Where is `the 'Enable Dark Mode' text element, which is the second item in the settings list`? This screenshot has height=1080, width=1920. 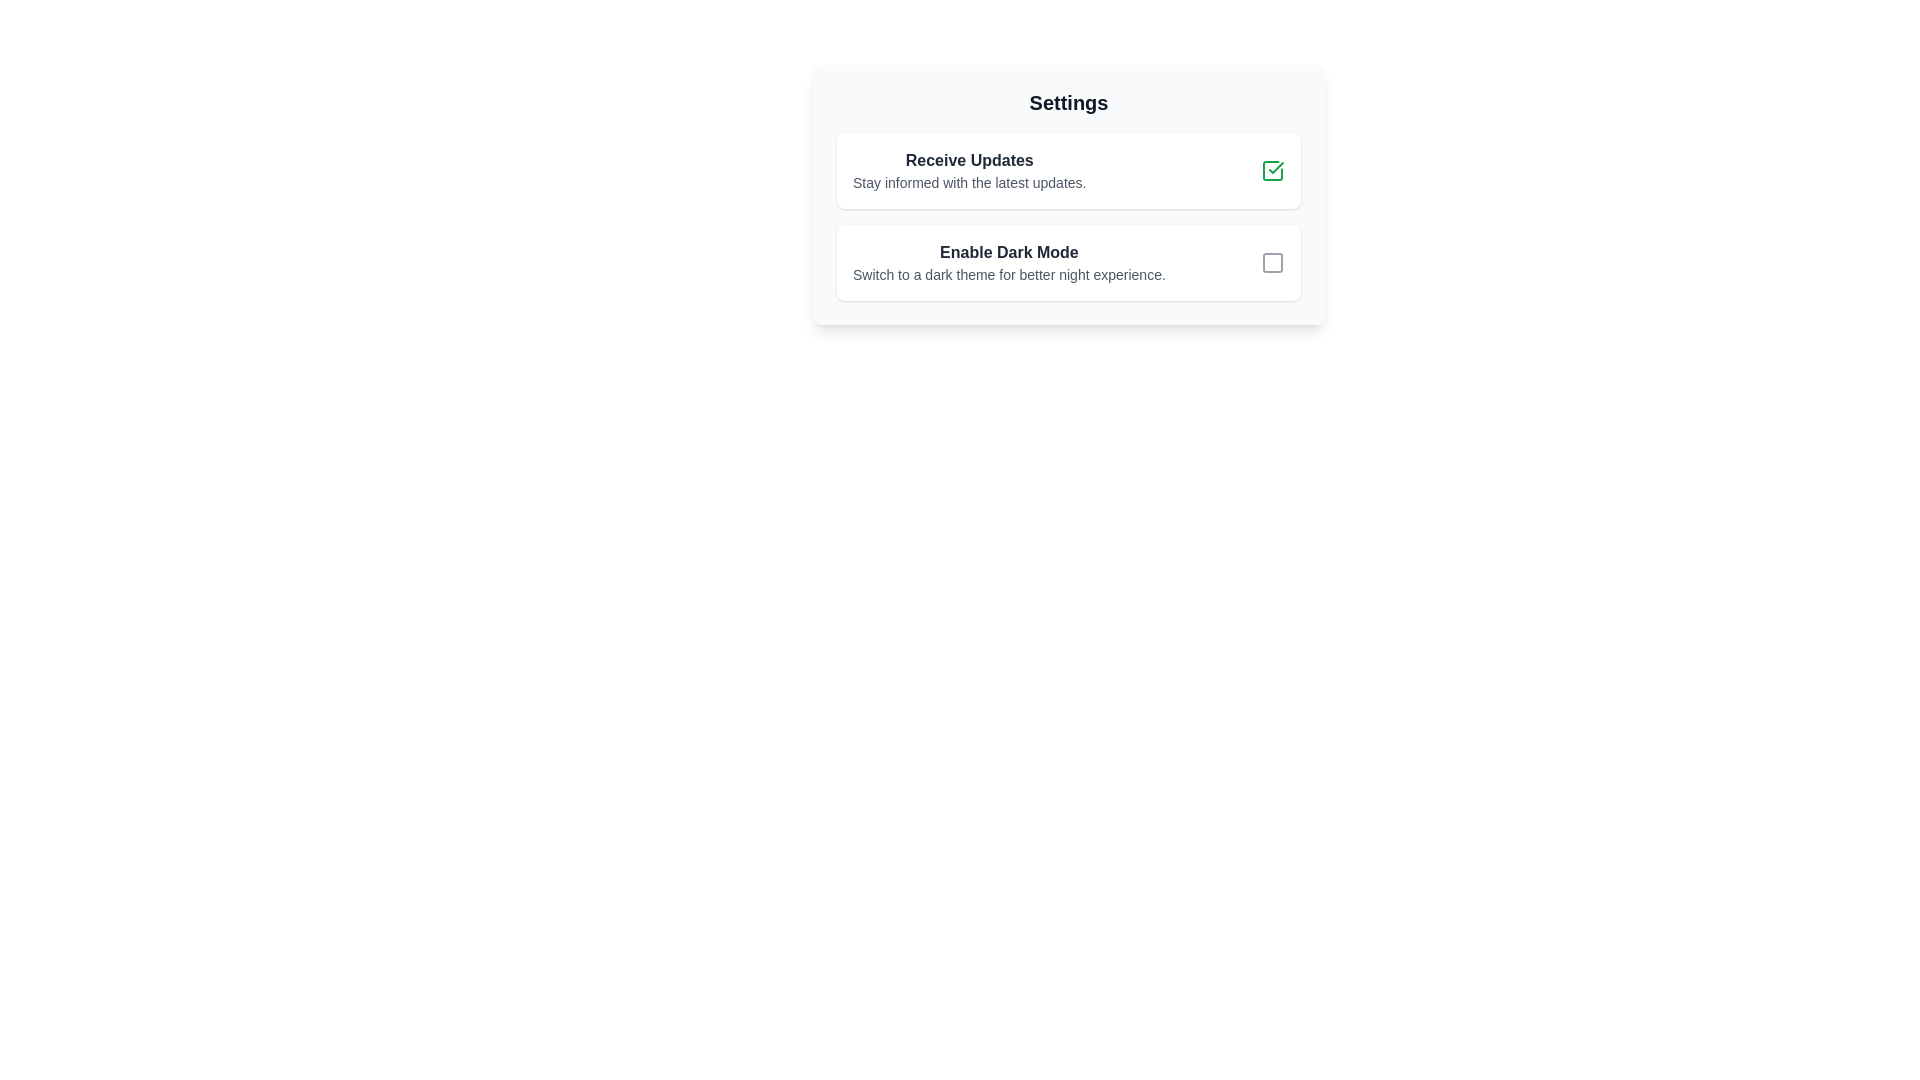 the 'Enable Dark Mode' text element, which is the second item in the settings list is located at coordinates (1009, 261).